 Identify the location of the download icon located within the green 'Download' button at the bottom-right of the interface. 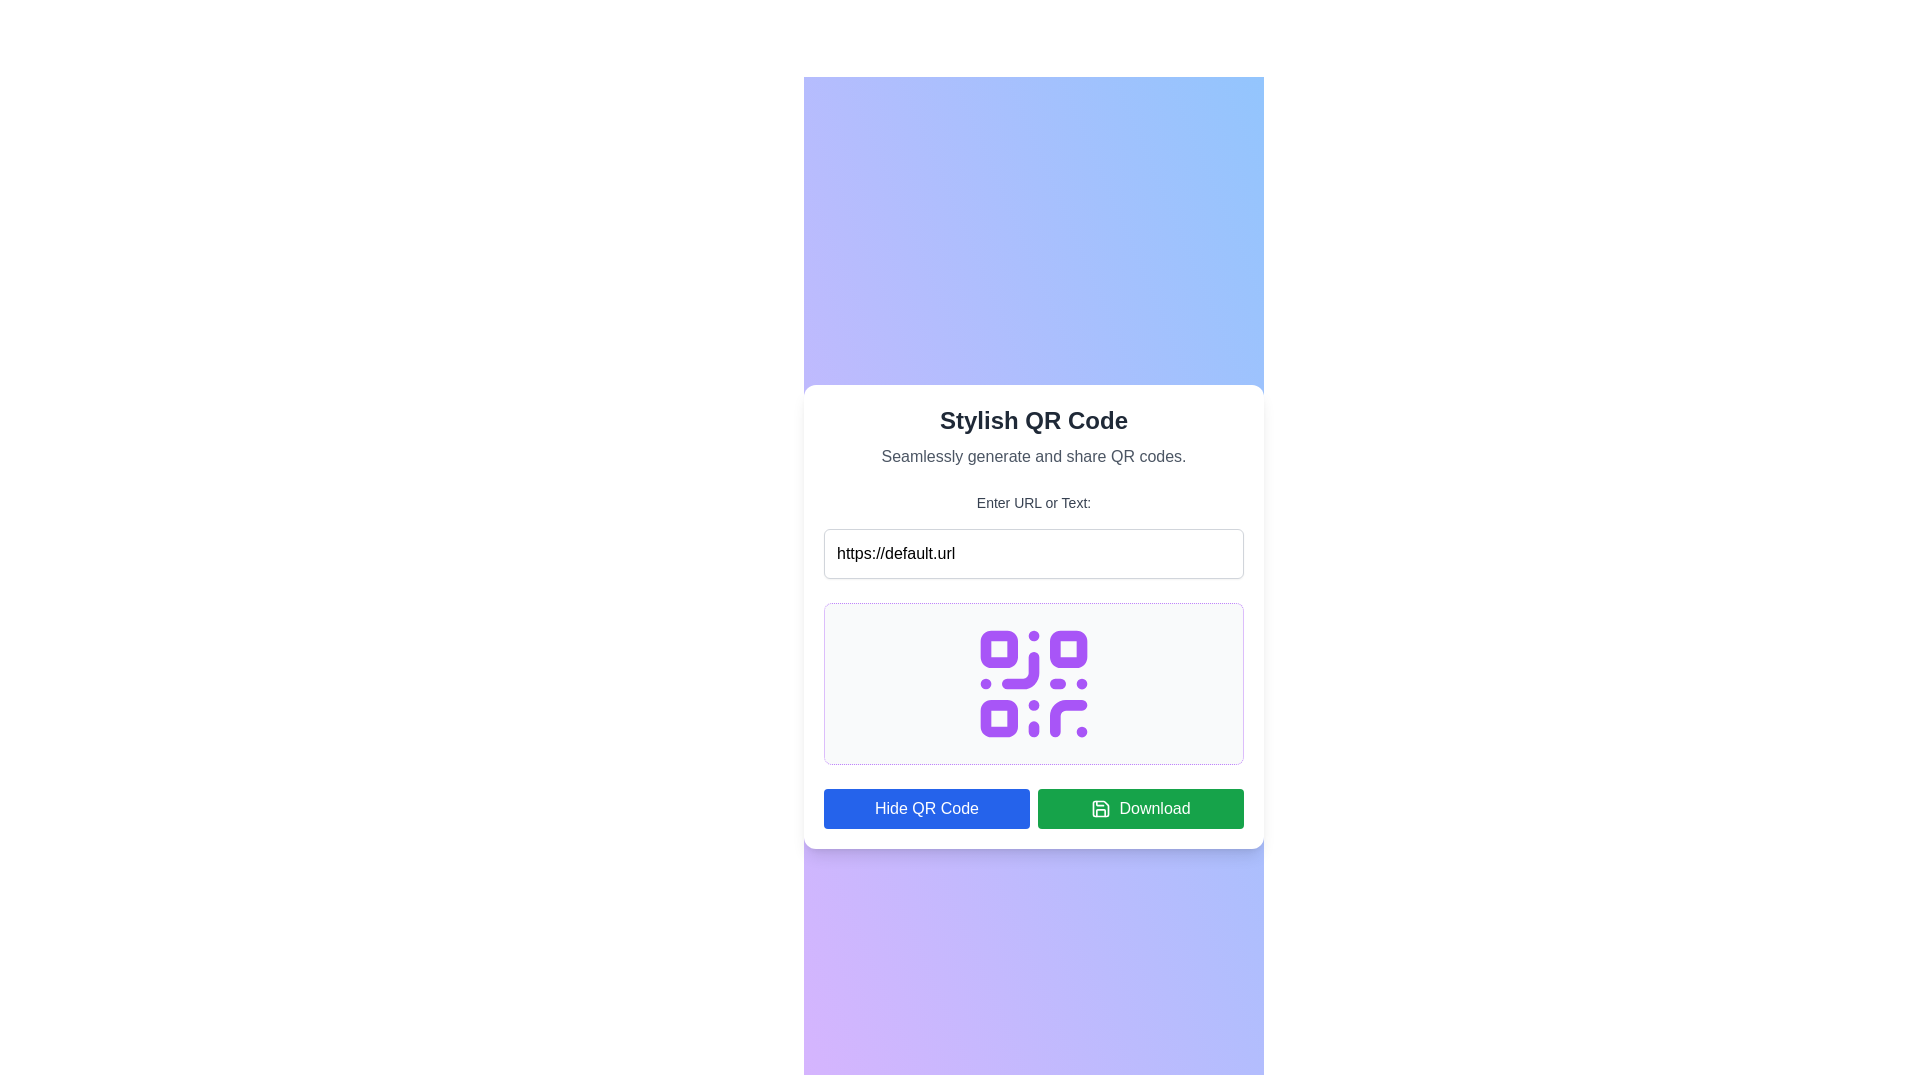
(1100, 808).